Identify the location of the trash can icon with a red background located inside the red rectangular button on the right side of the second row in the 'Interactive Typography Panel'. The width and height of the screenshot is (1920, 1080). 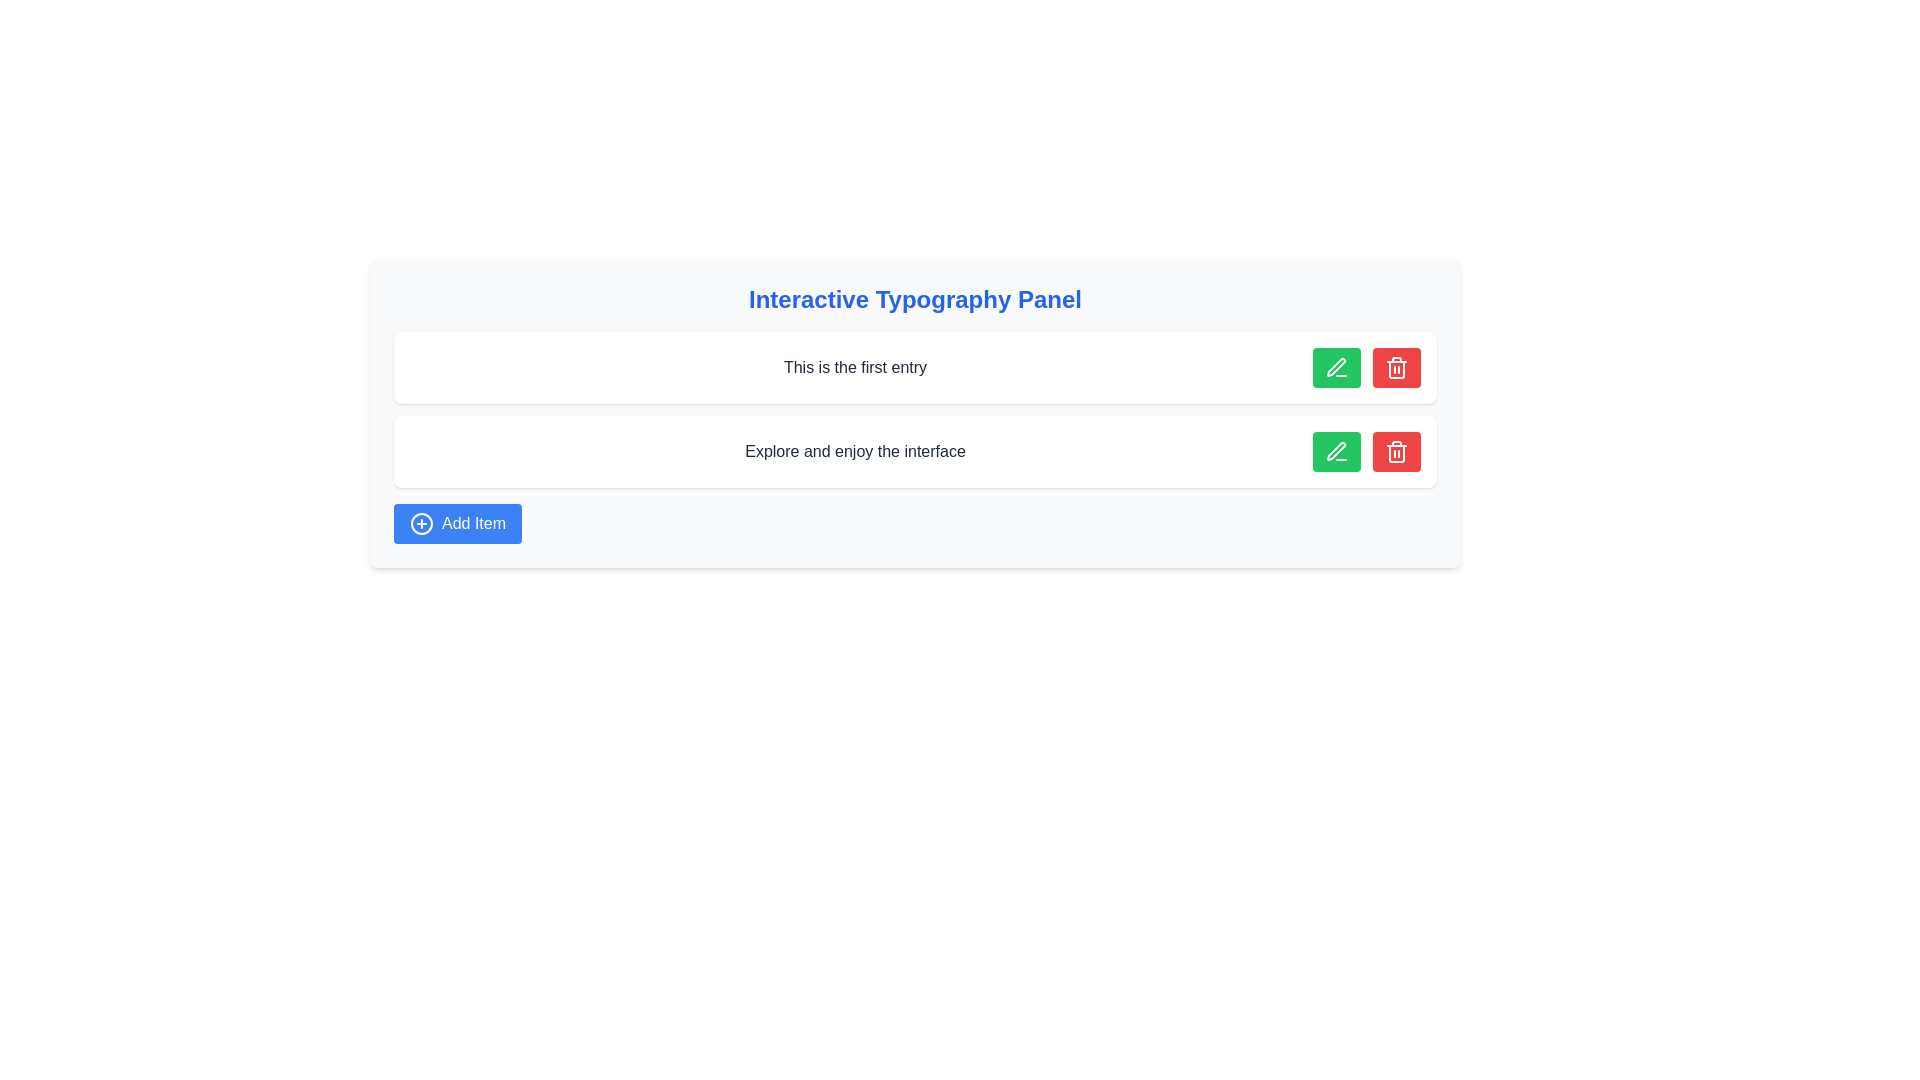
(1395, 367).